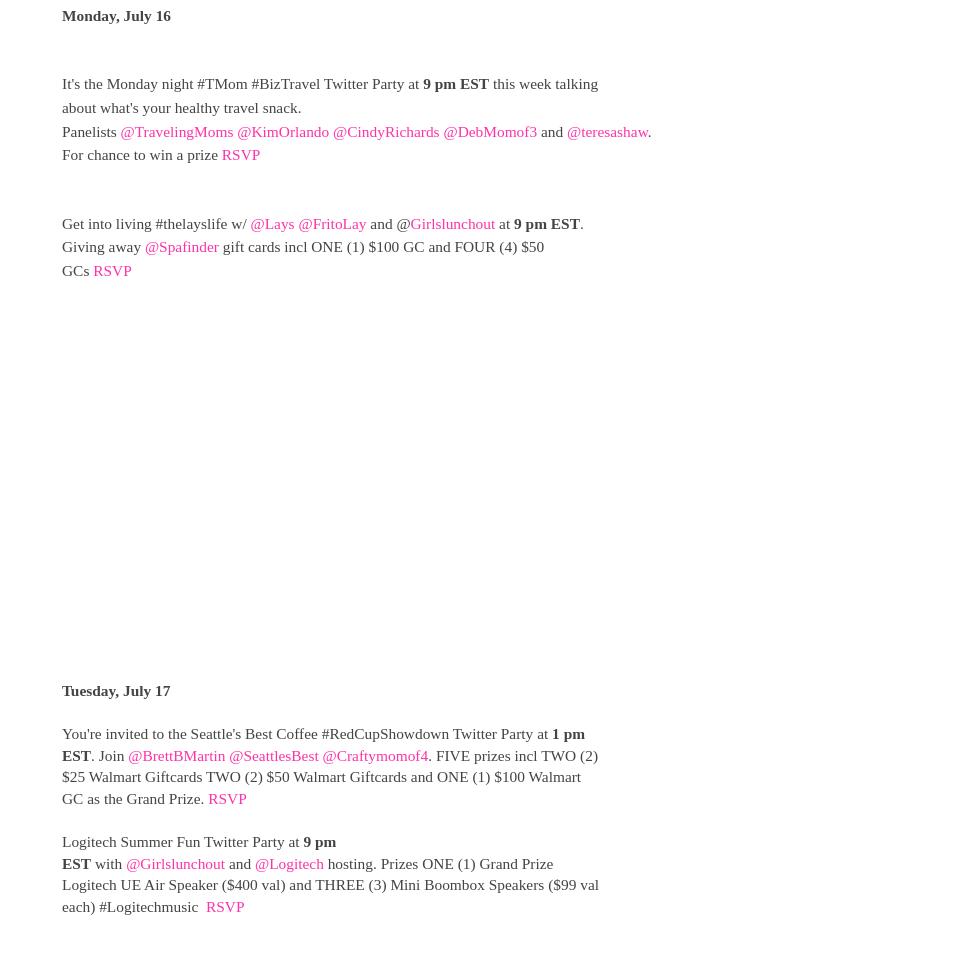 This screenshot has width=968, height=962. I want to click on 'gift cards incl ONE (1) $100 GC and FOUR (4) $50 GCs', so click(301, 258).